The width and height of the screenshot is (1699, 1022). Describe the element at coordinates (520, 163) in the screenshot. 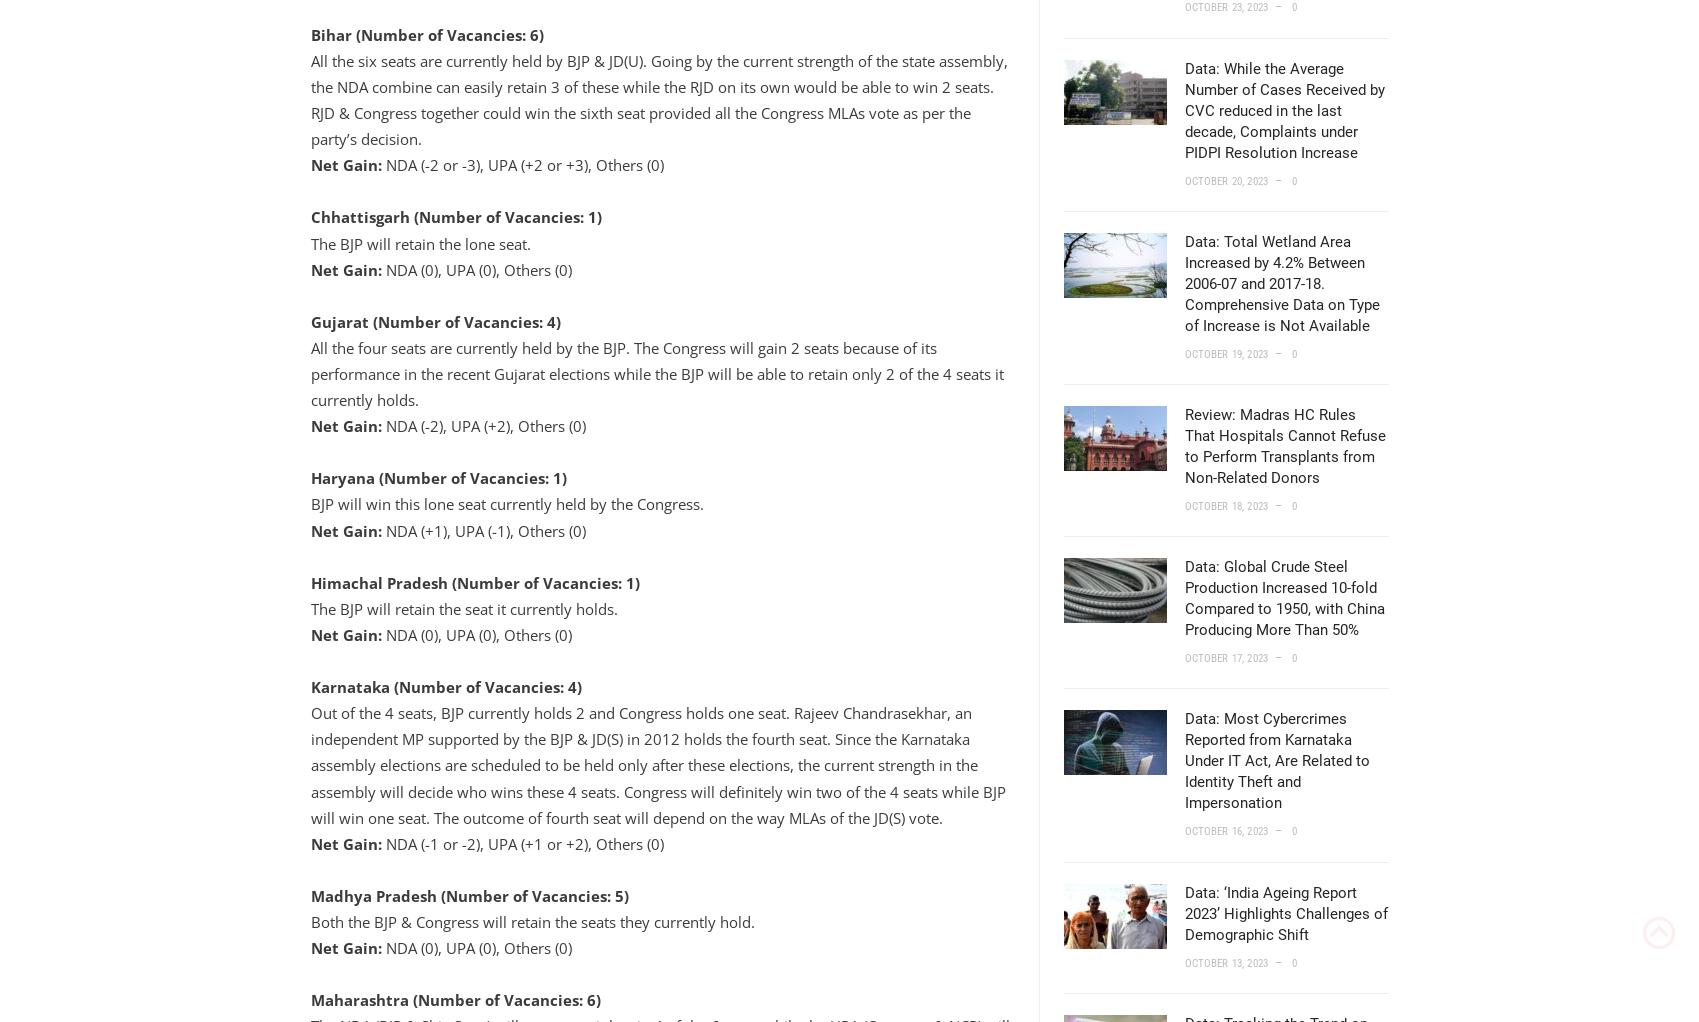

I see `'NDA (-2 or -3), UPA (+2 or +3), Others (0)'` at that location.